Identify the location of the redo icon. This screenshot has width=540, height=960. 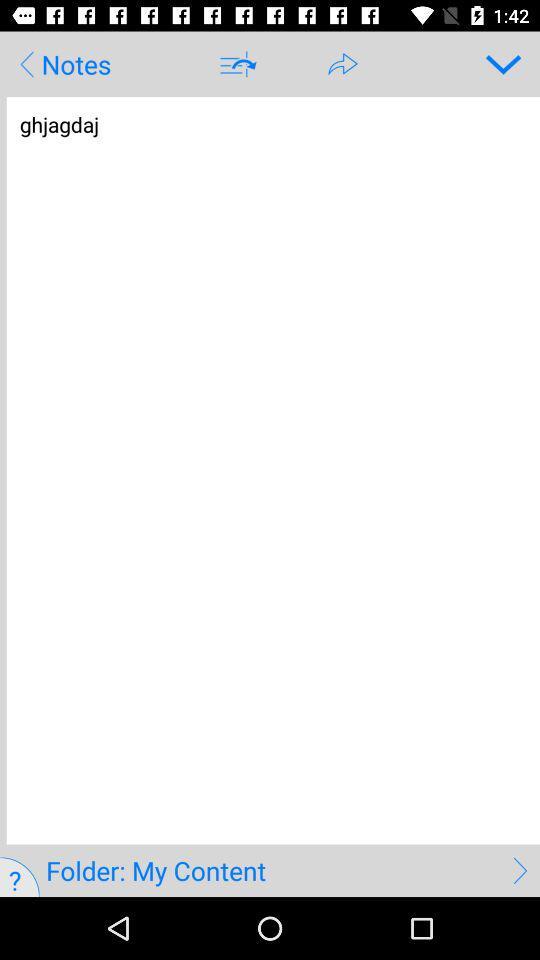
(342, 64).